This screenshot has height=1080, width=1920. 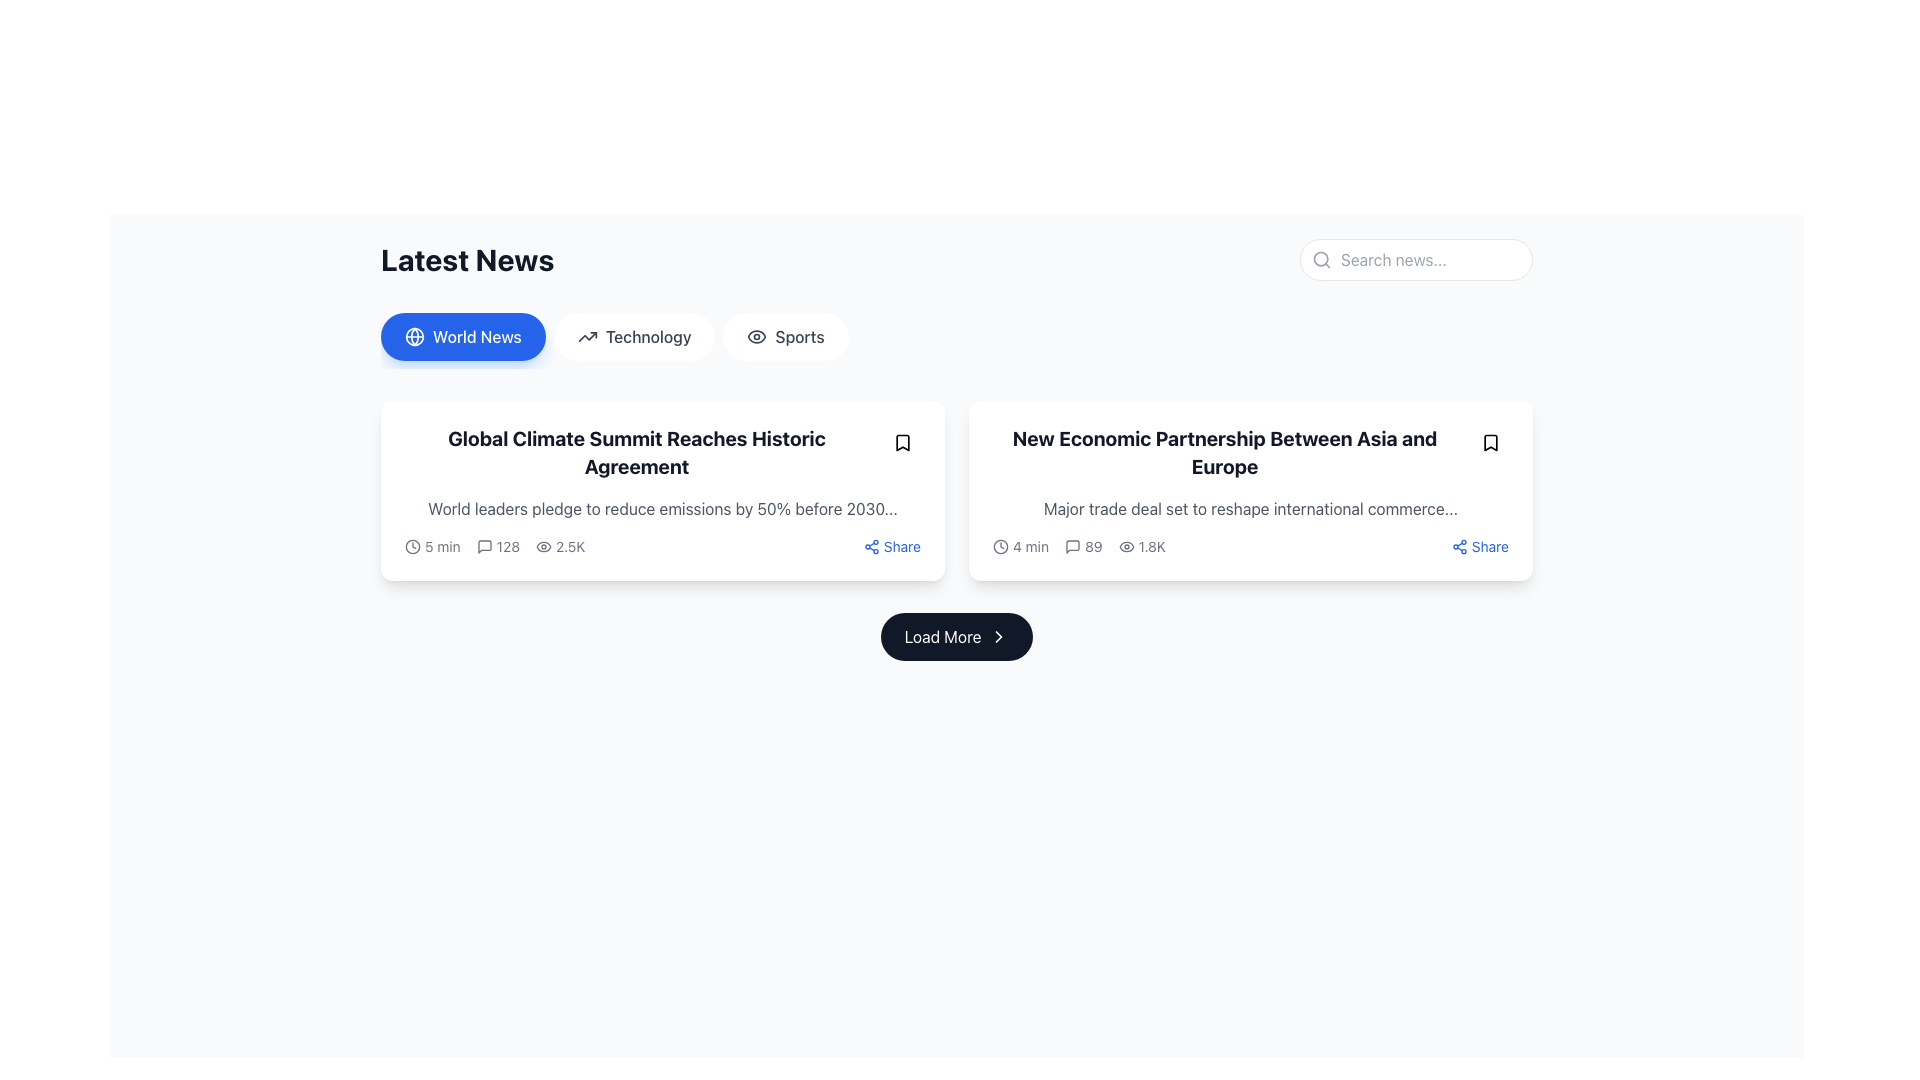 I want to click on the bookmark icon located at the top-right corner of the 'New Economic Partnership Between Asia and Europe' post, so click(x=1491, y=442).